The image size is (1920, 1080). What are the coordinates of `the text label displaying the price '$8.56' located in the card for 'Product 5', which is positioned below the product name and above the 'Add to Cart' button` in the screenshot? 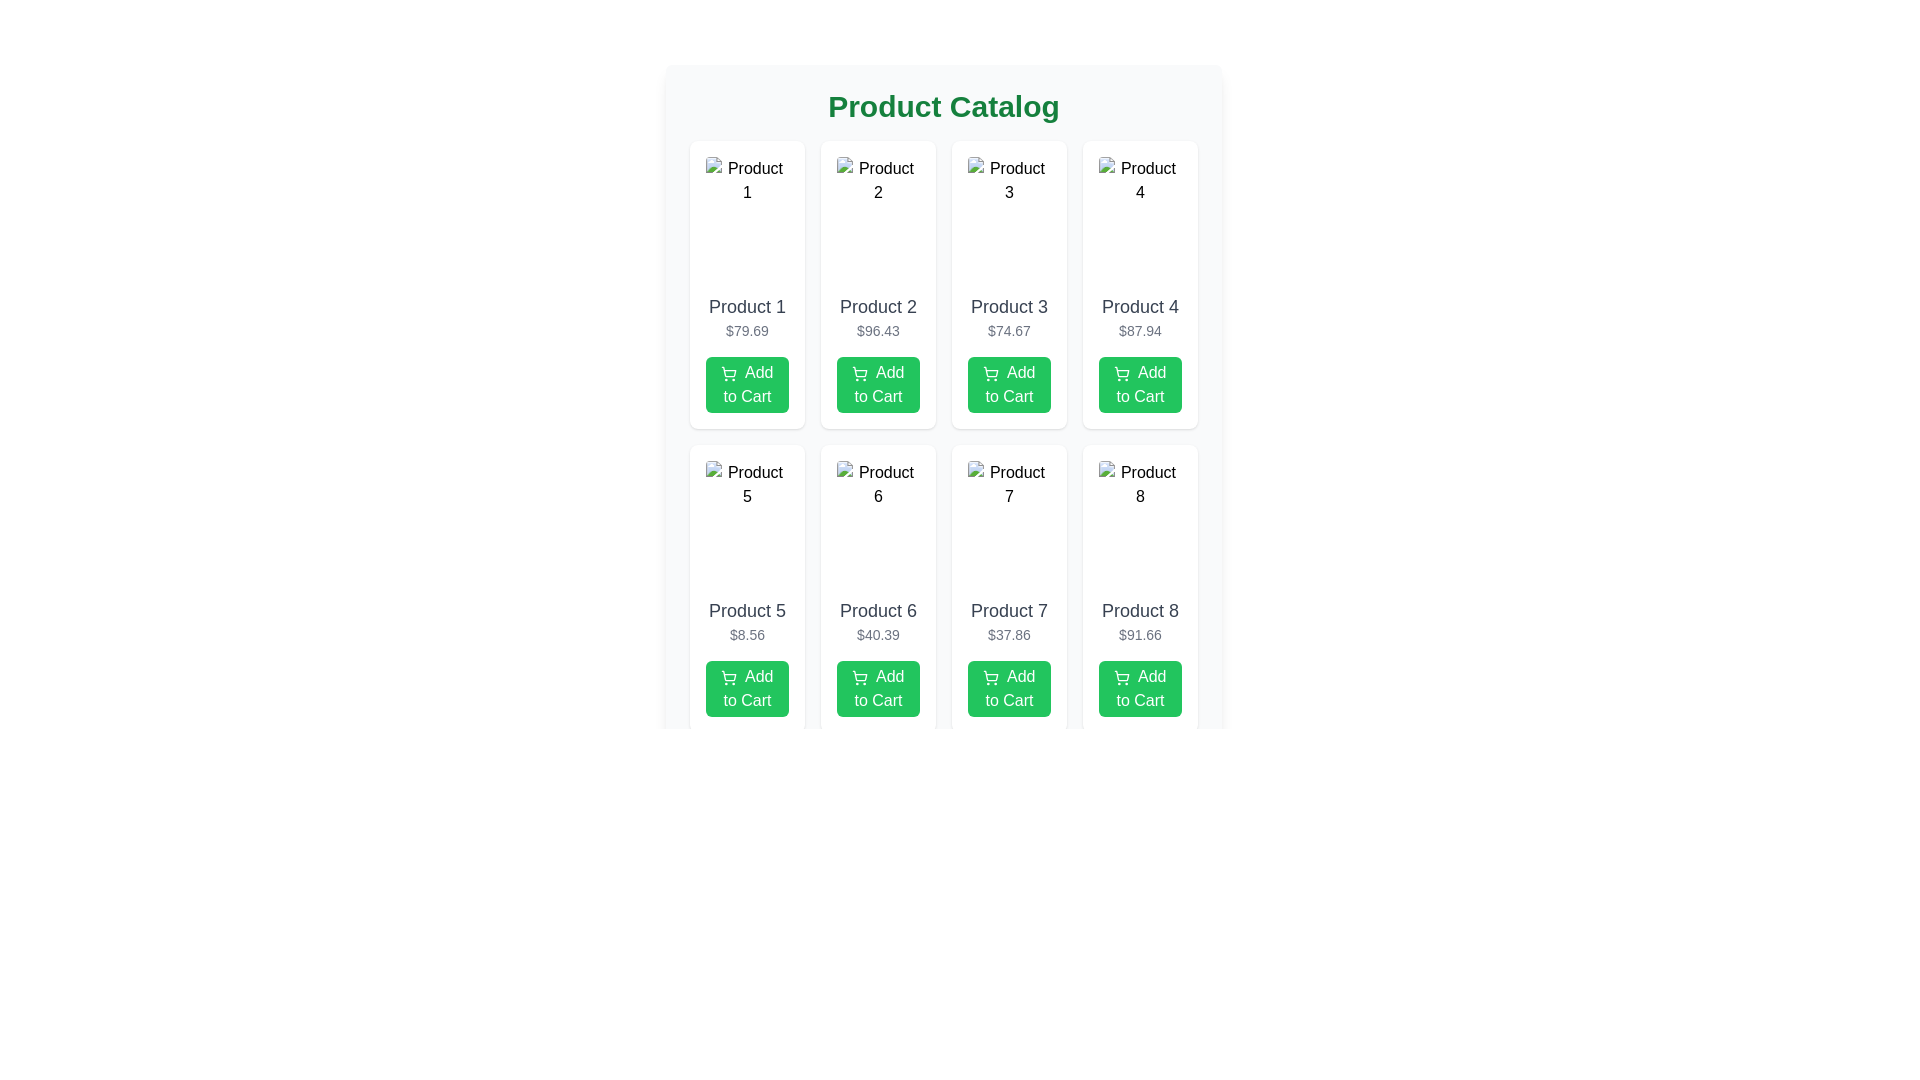 It's located at (746, 635).